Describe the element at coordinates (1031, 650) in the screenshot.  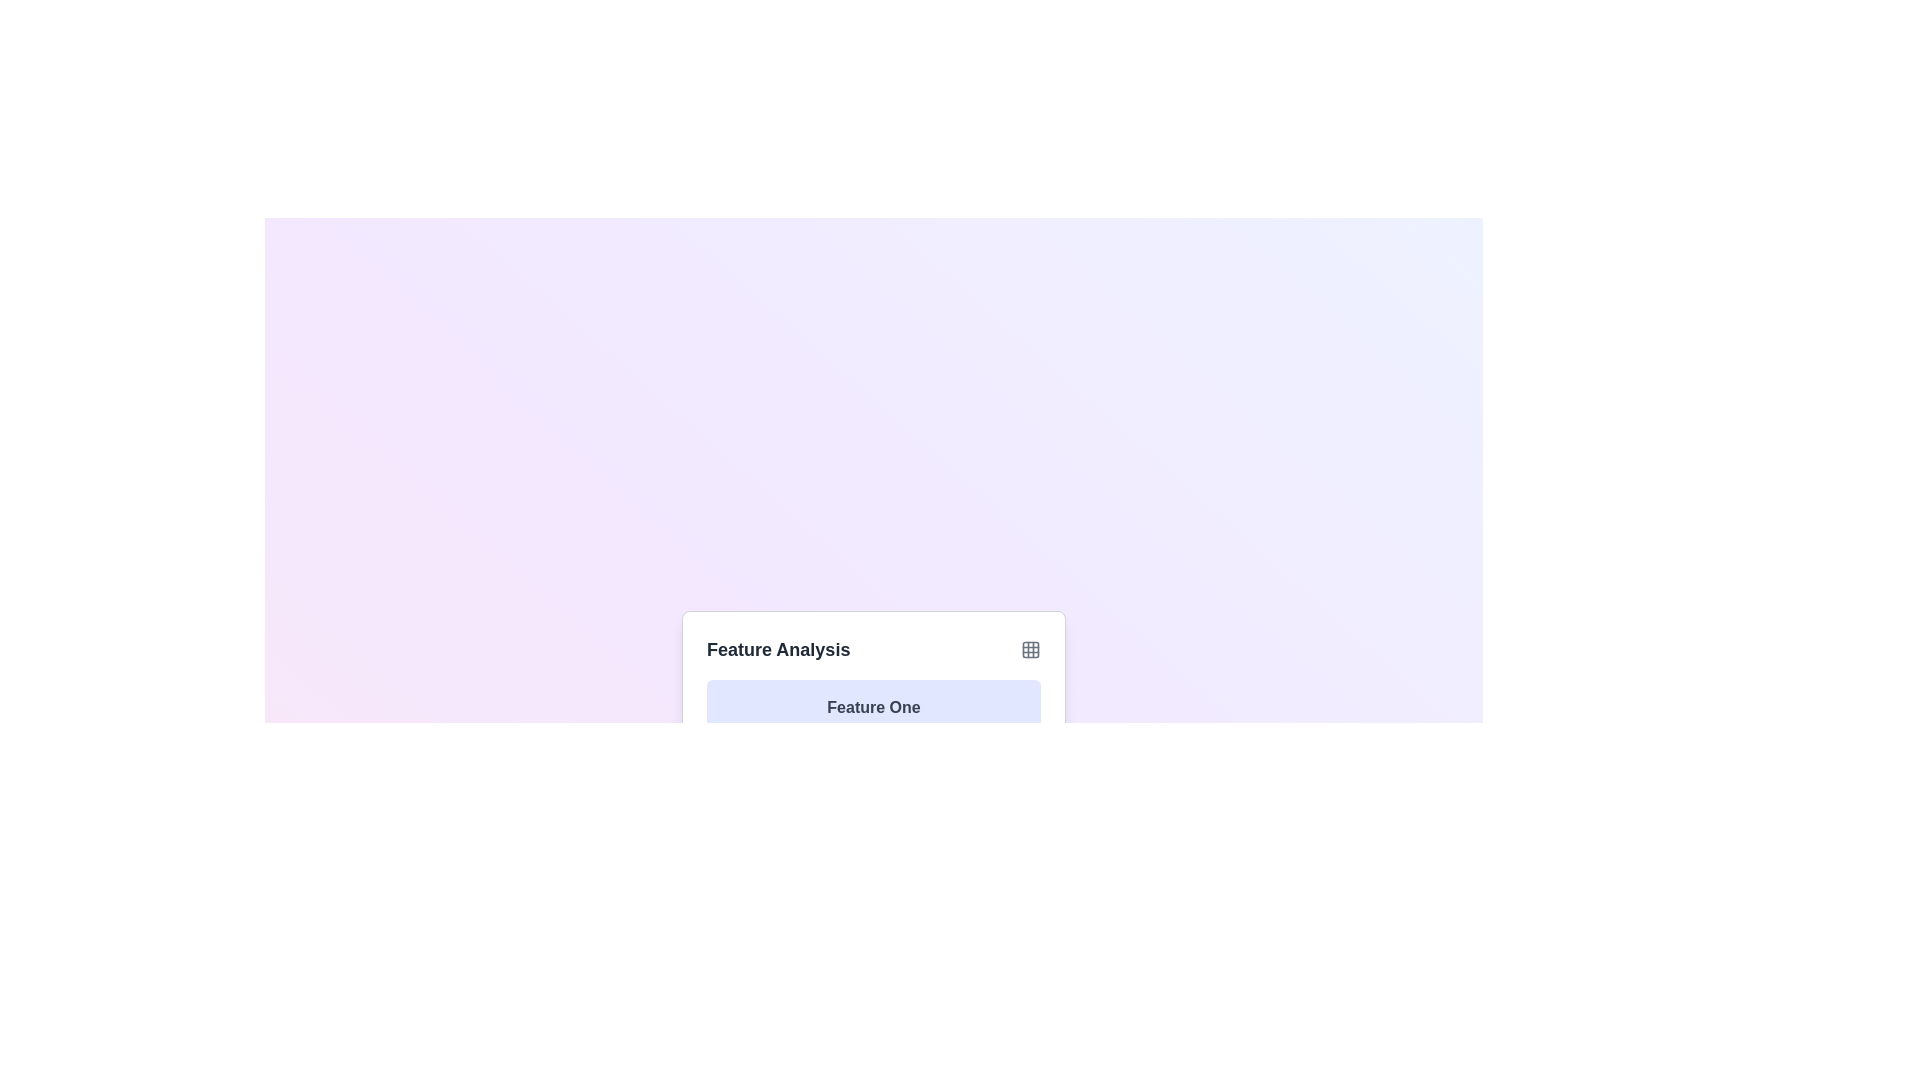
I see `the gray 3x3 grid-like icon with rounded corners, located in the top-right corner of the 'Feature Analysis' section` at that location.